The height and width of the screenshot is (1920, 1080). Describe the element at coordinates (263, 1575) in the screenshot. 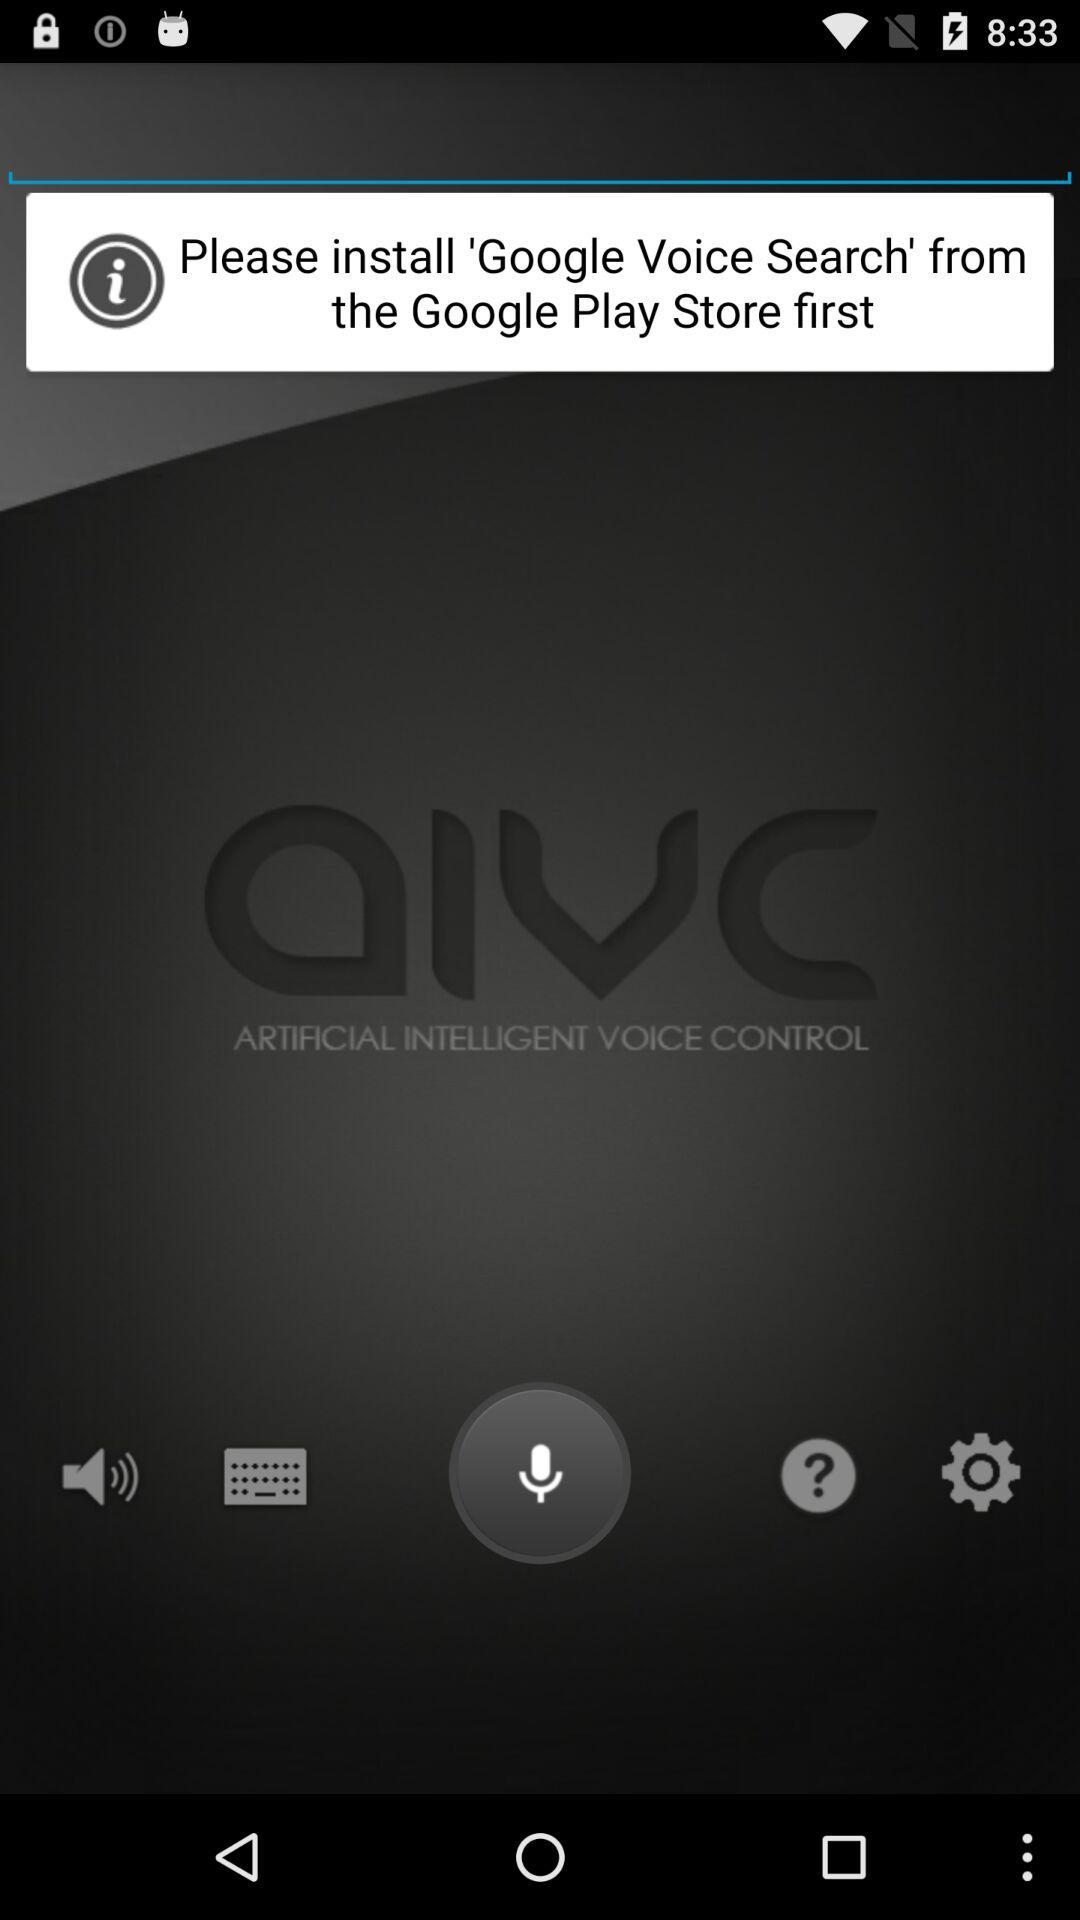

I see `the date_range icon` at that location.